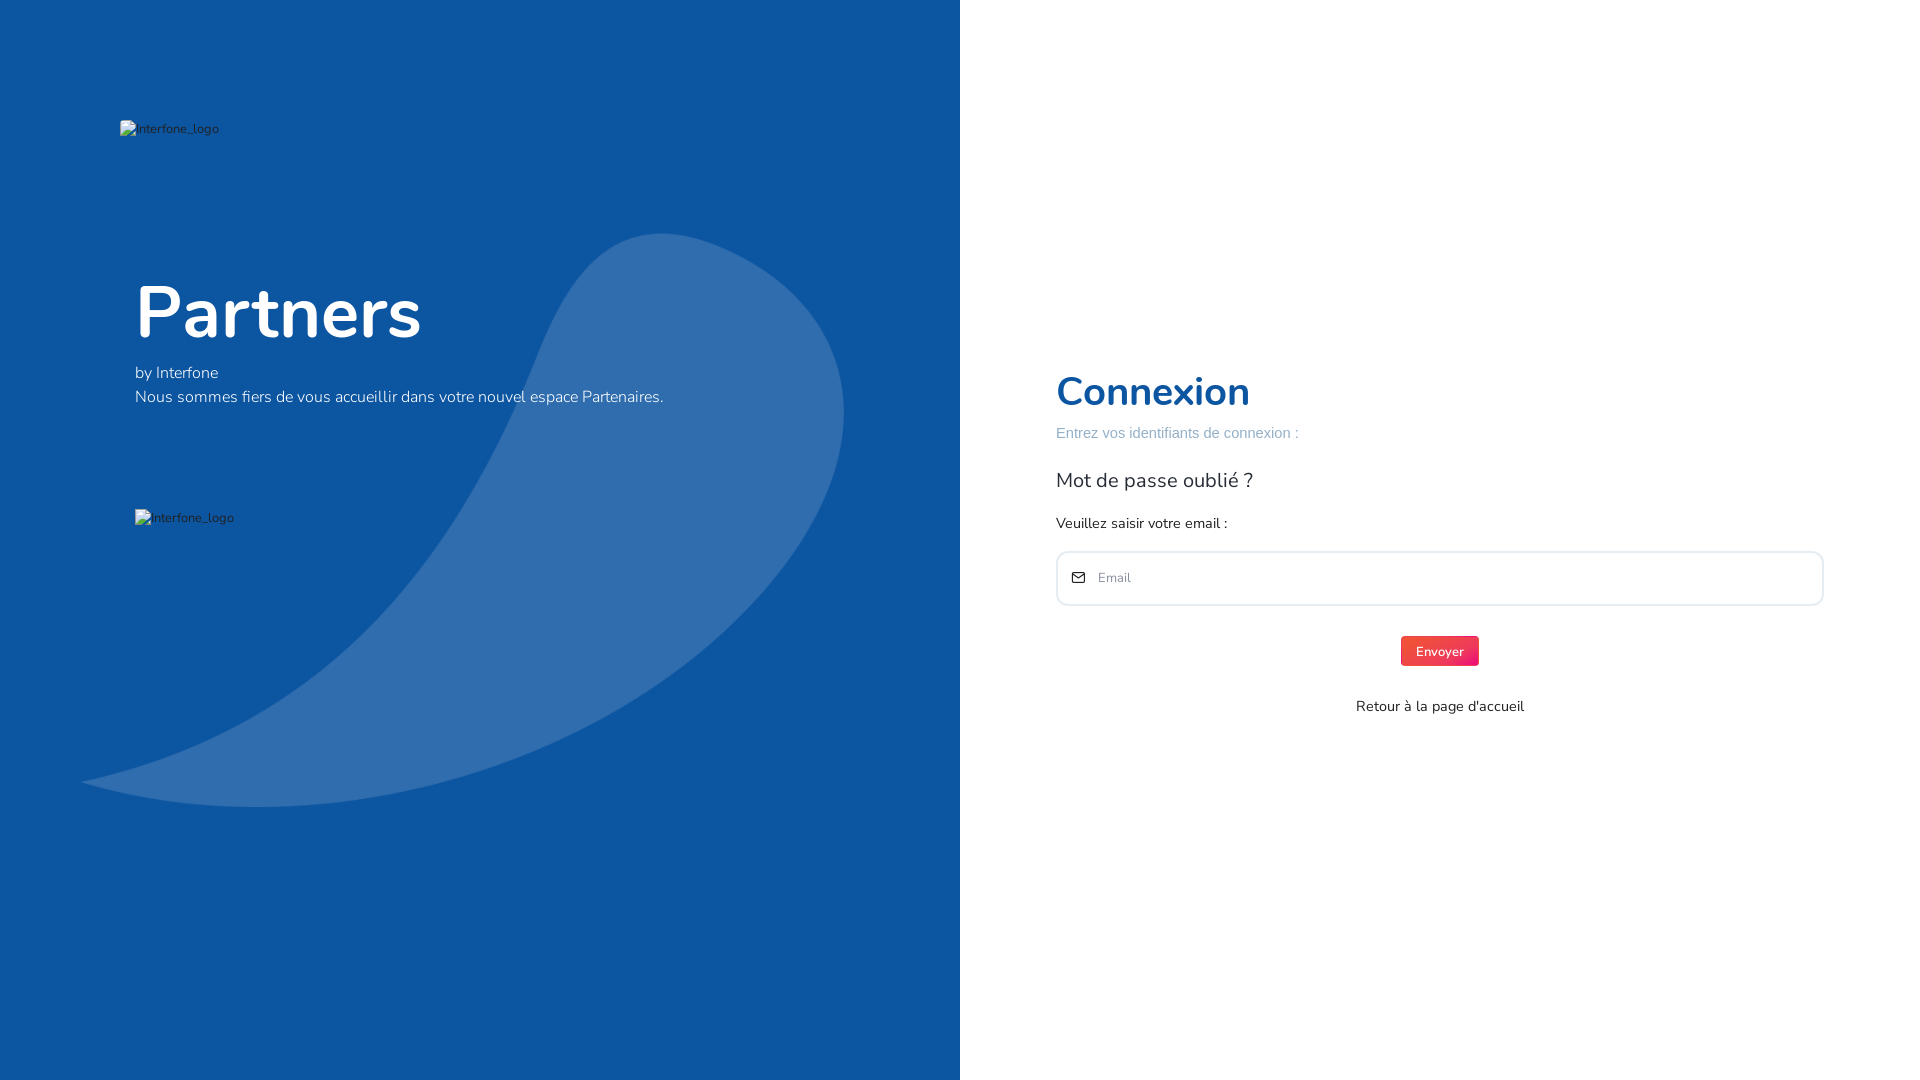 This screenshot has height=1080, width=1920. What do you see at coordinates (1400, 651) in the screenshot?
I see `'Envoyer'` at bounding box center [1400, 651].